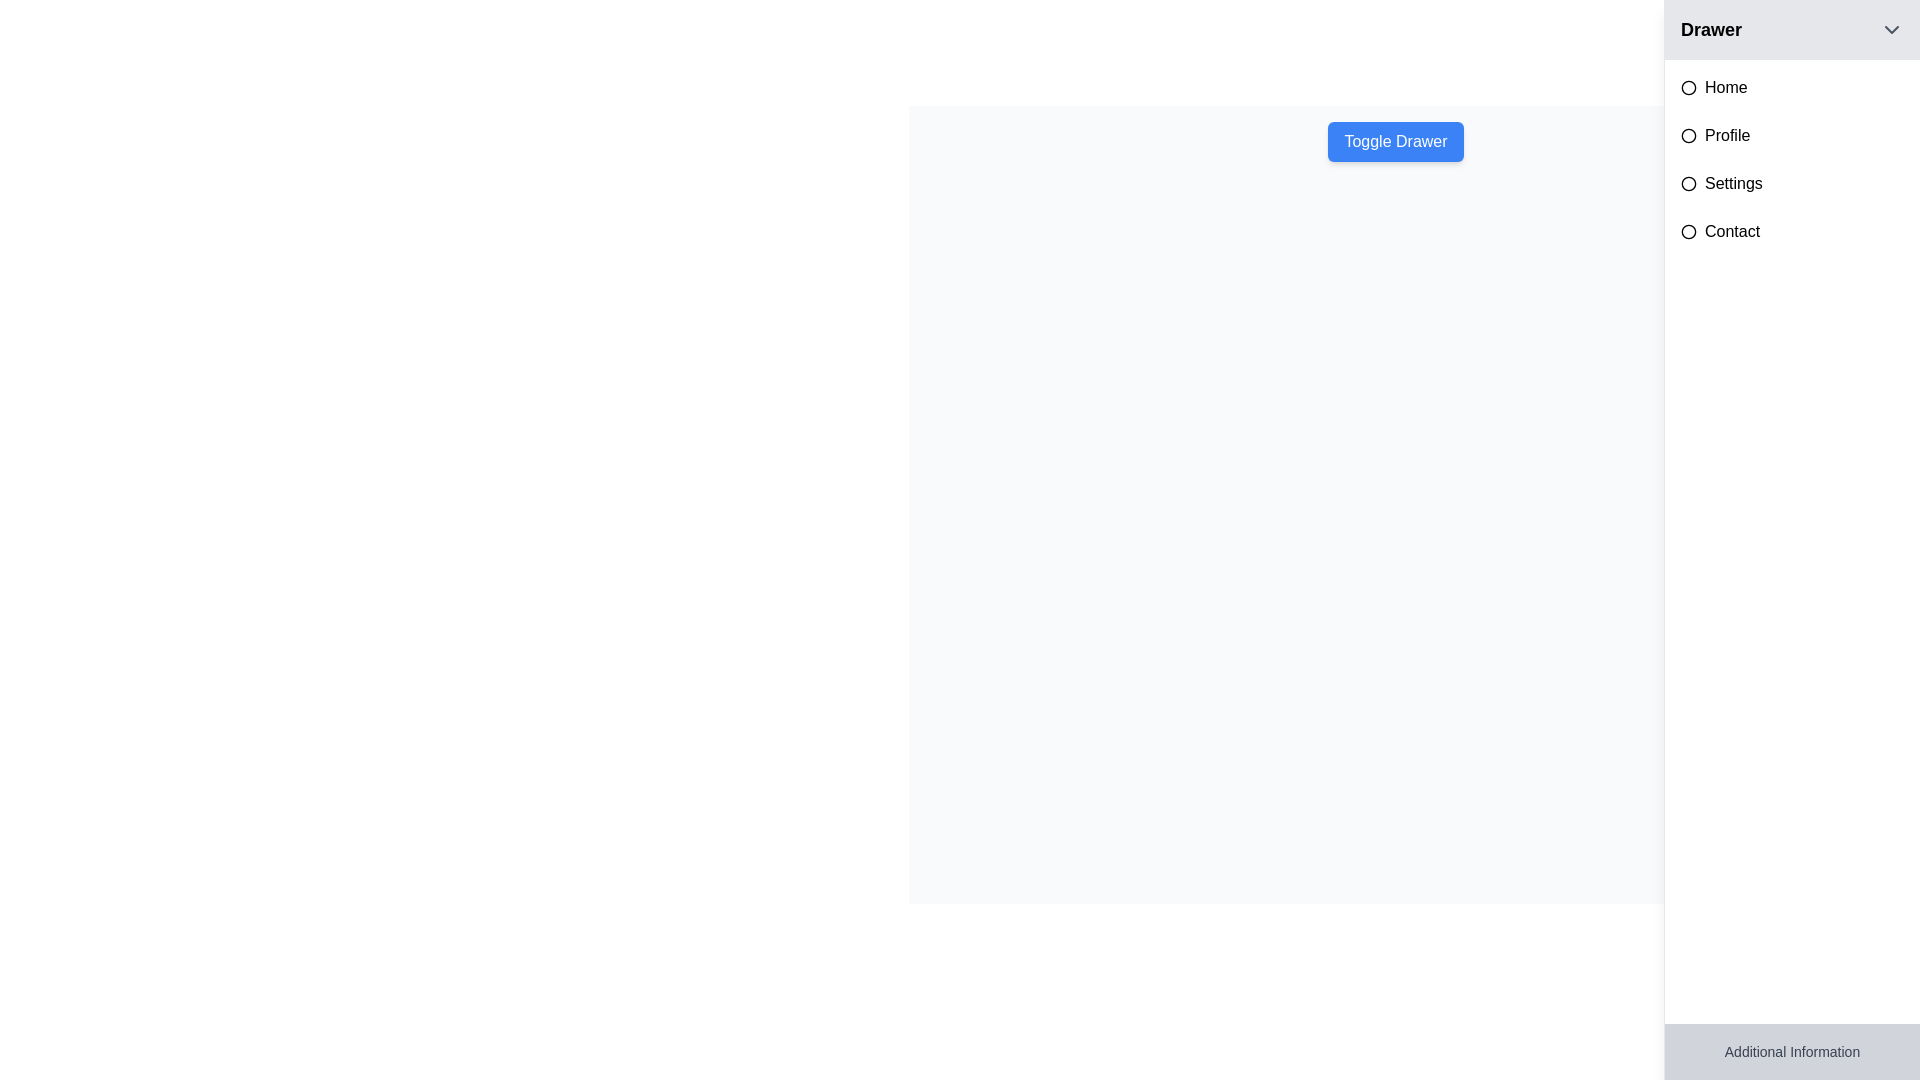 The height and width of the screenshot is (1080, 1920). Describe the element at coordinates (1890, 30) in the screenshot. I see `the toggle button located at the rightmost side of the header section of the drawer interface to observe visual feedback` at that location.